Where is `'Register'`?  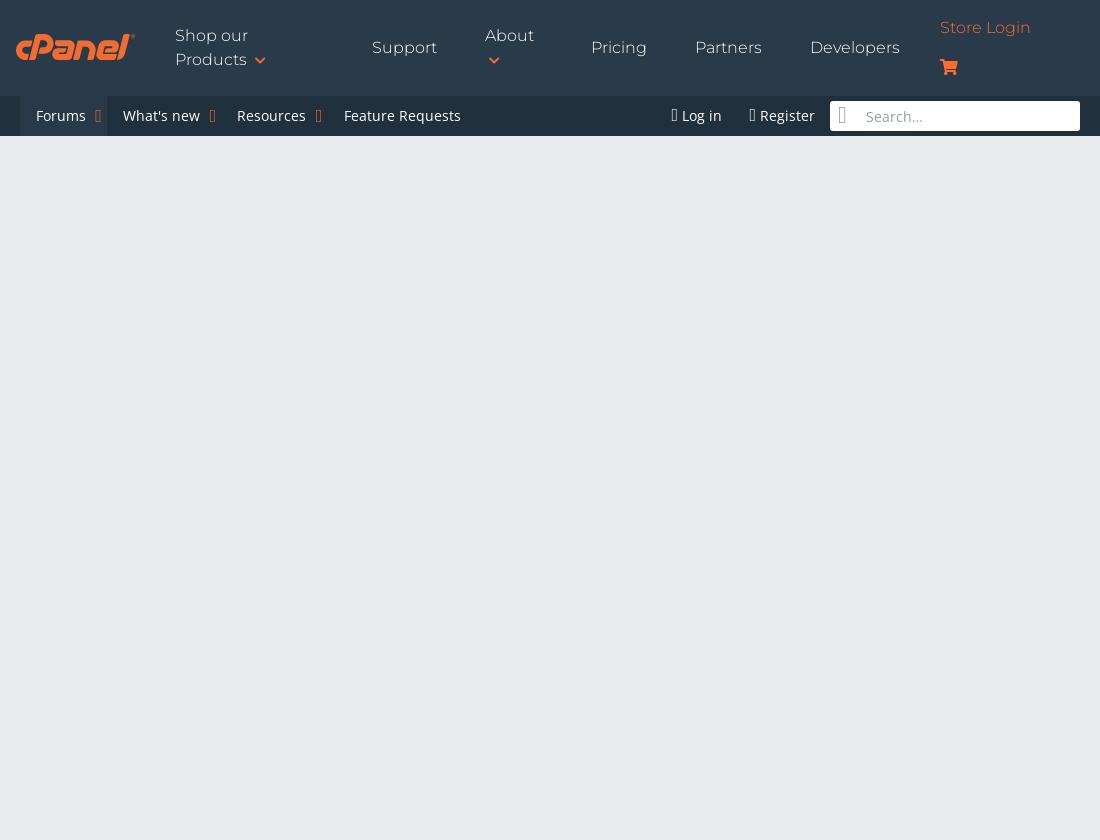 'Register' is located at coordinates (758, 115).